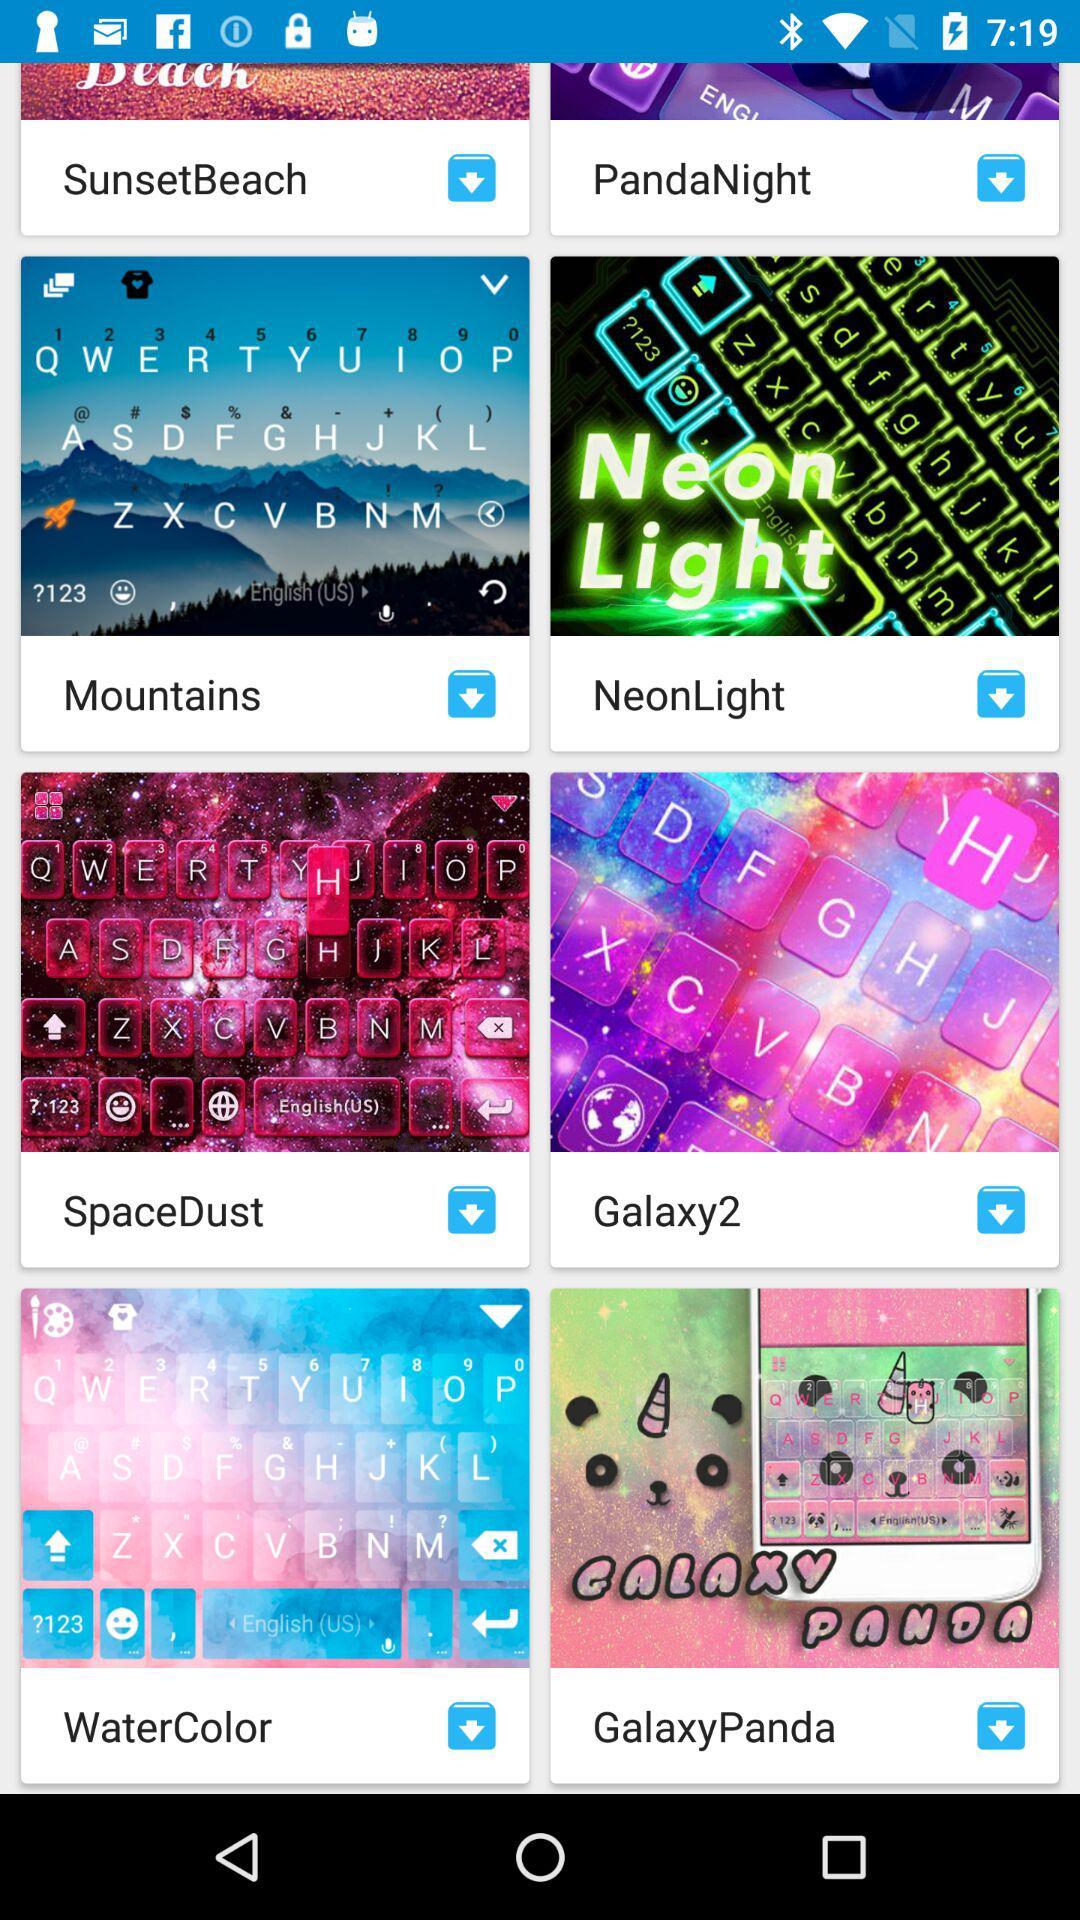 This screenshot has width=1080, height=1920. What do you see at coordinates (1001, 1724) in the screenshot?
I see `download galaxypanda theme` at bounding box center [1001, 1724].